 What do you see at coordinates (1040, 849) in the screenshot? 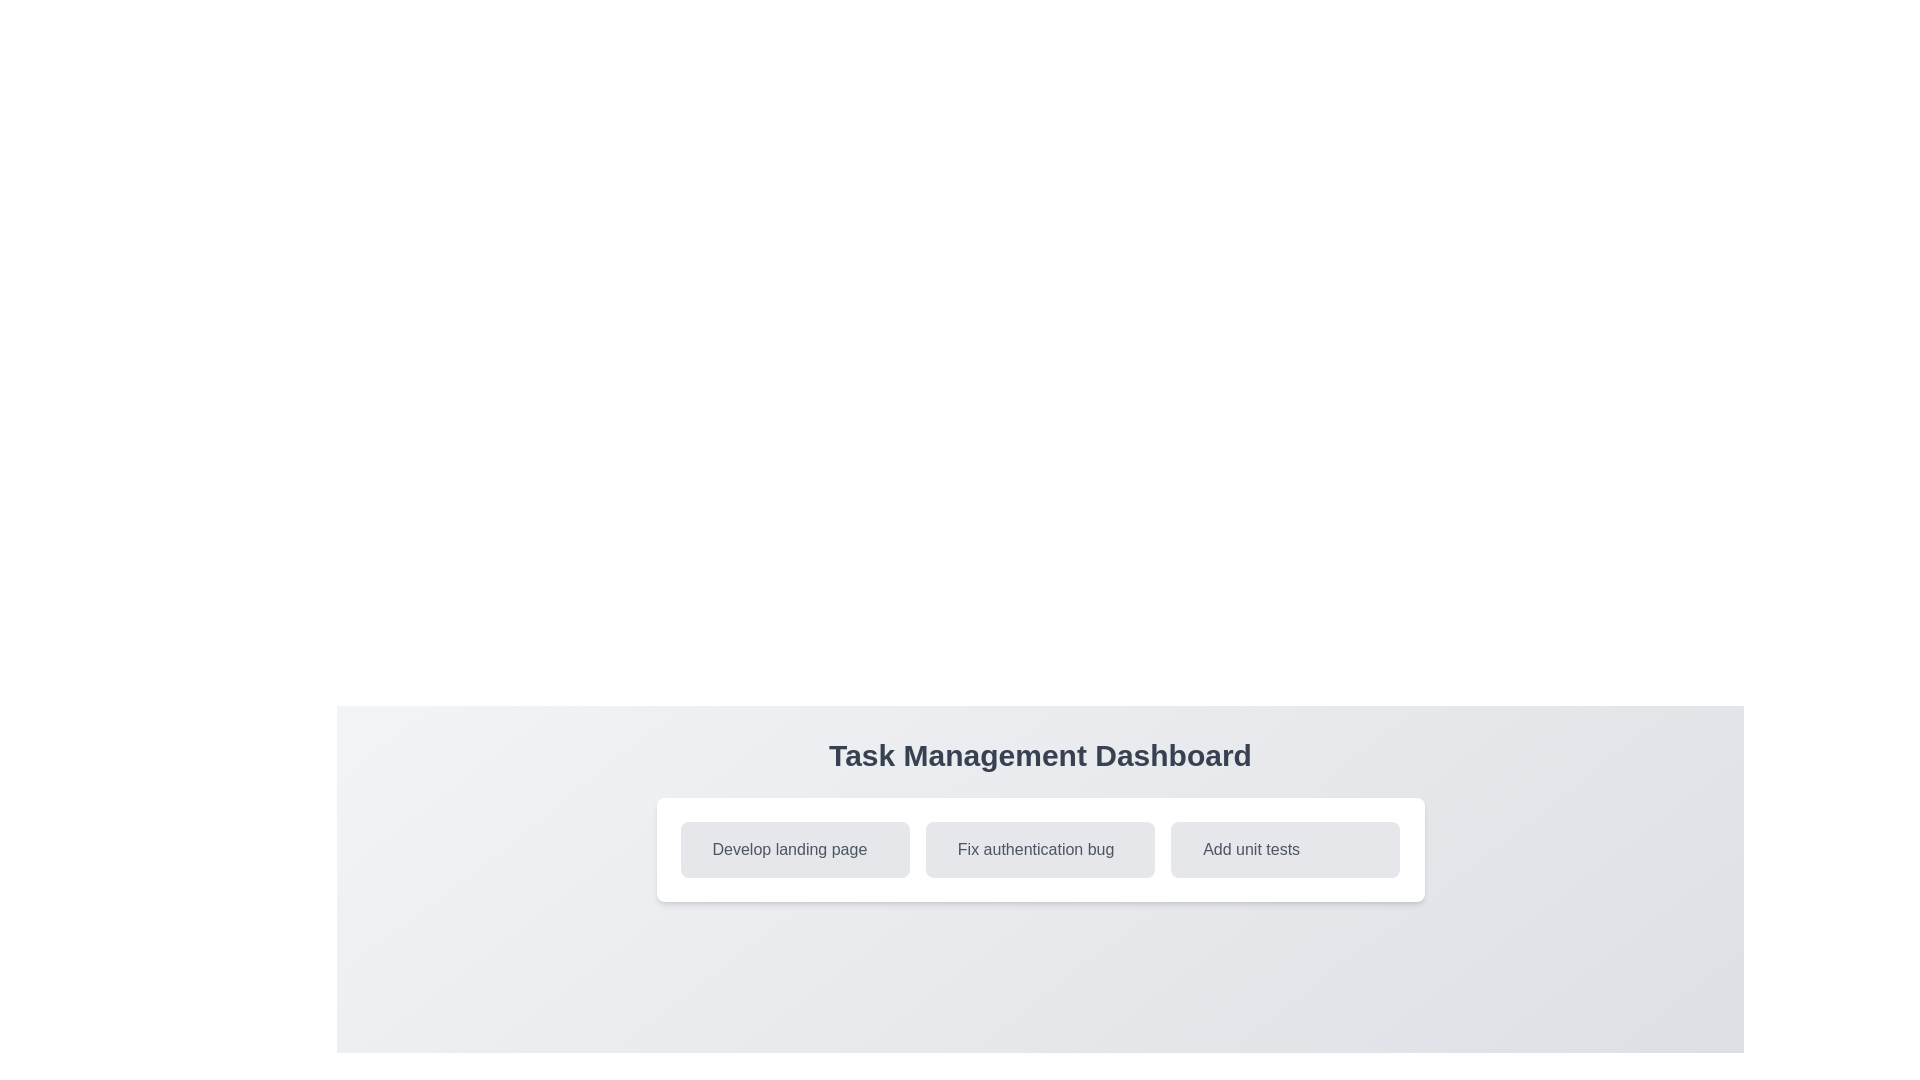
I see `the middle grid cell containing the text 'Fix authentication bug'` at bounding box center [1040, 849].